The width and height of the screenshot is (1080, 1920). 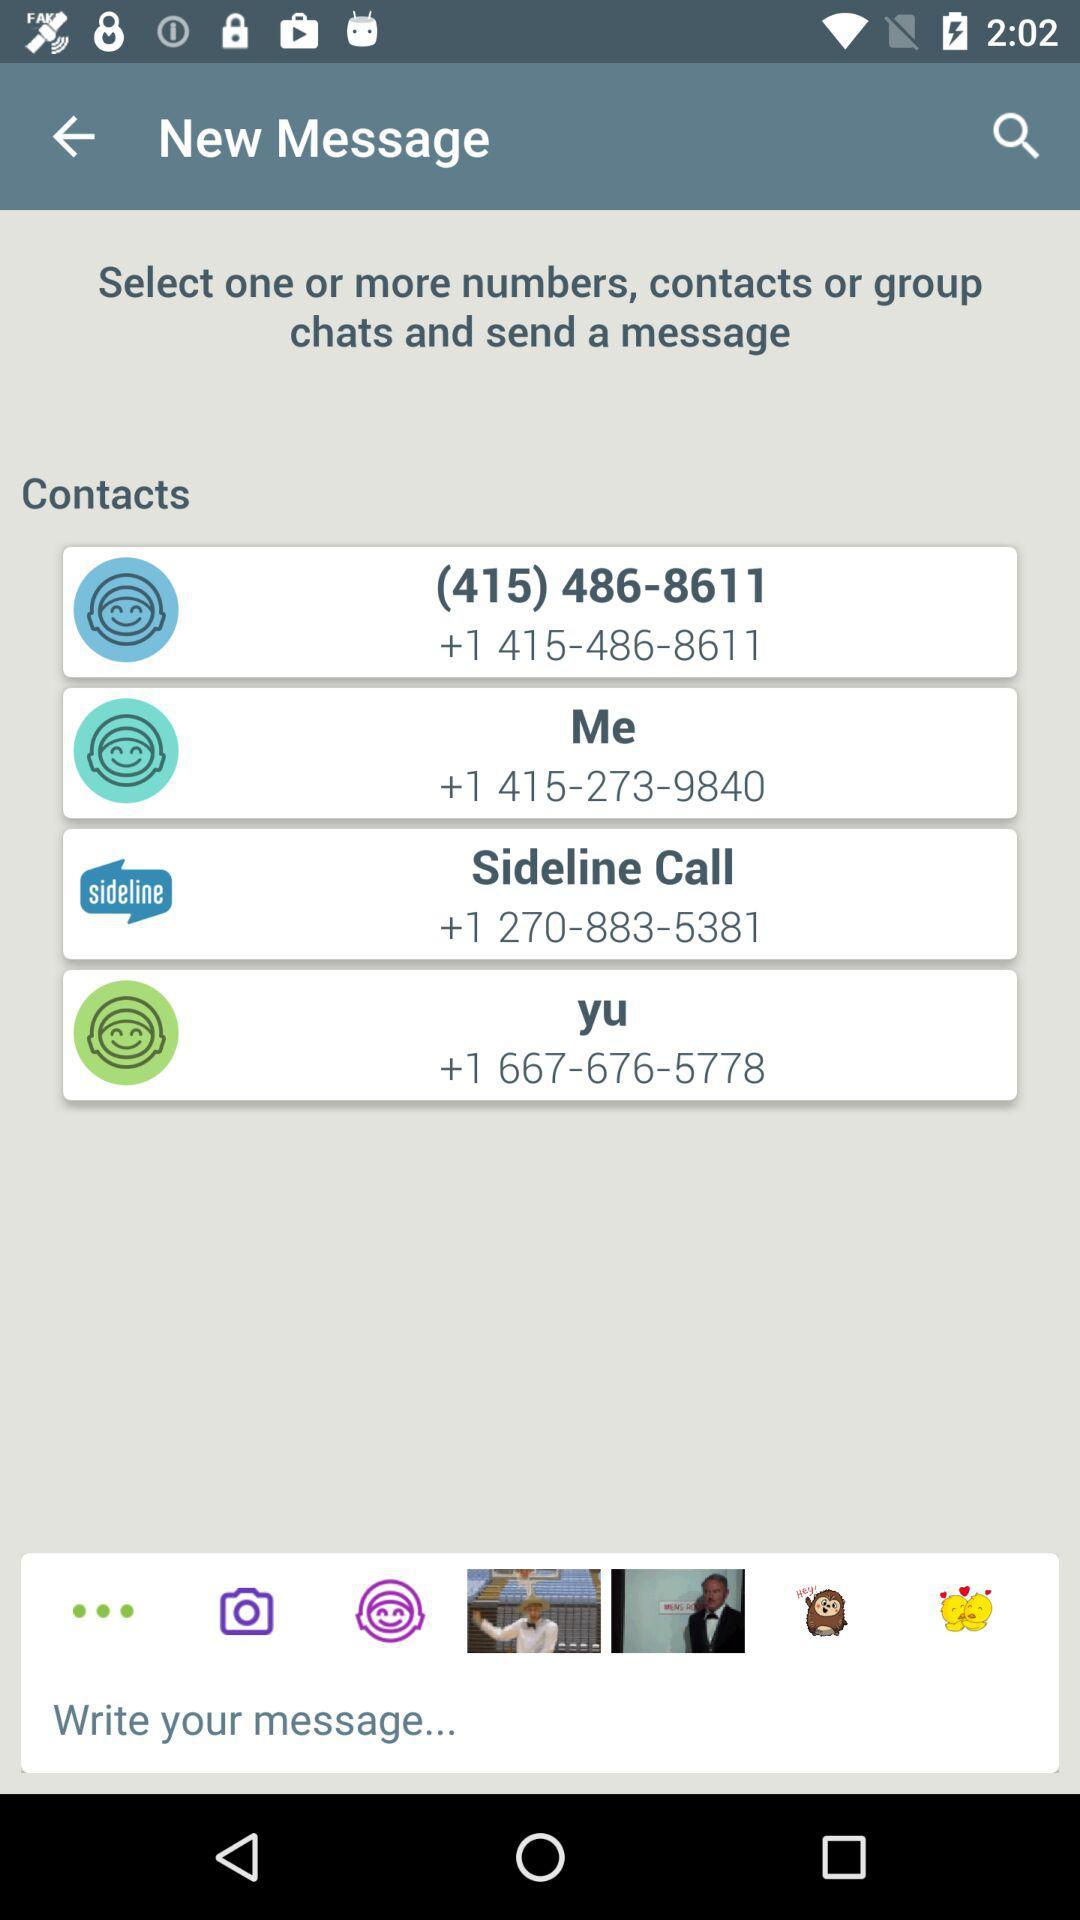 What do you see at coordinates (532, 1611) in the screenshot?
I see `insert image into my message` at bounding box center [532, 1611].